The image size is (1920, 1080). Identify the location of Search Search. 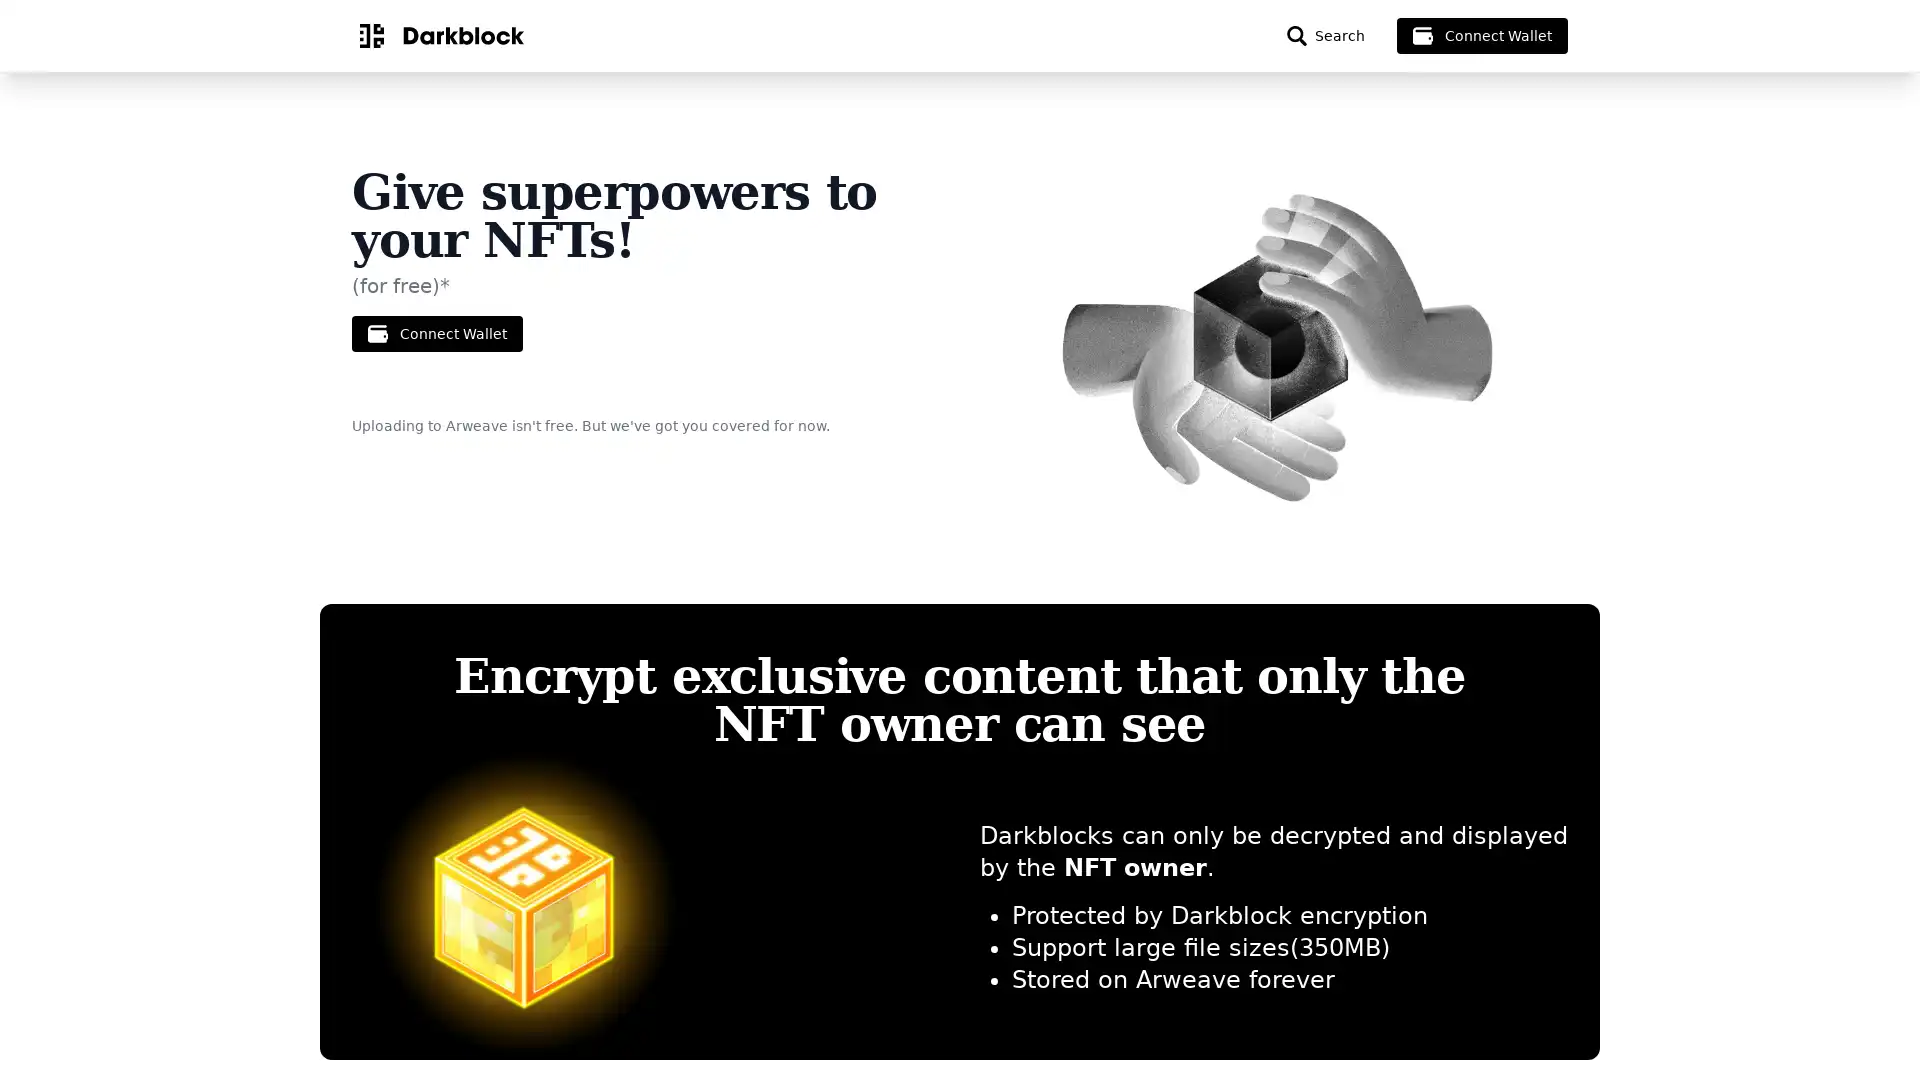
(1325, 35).